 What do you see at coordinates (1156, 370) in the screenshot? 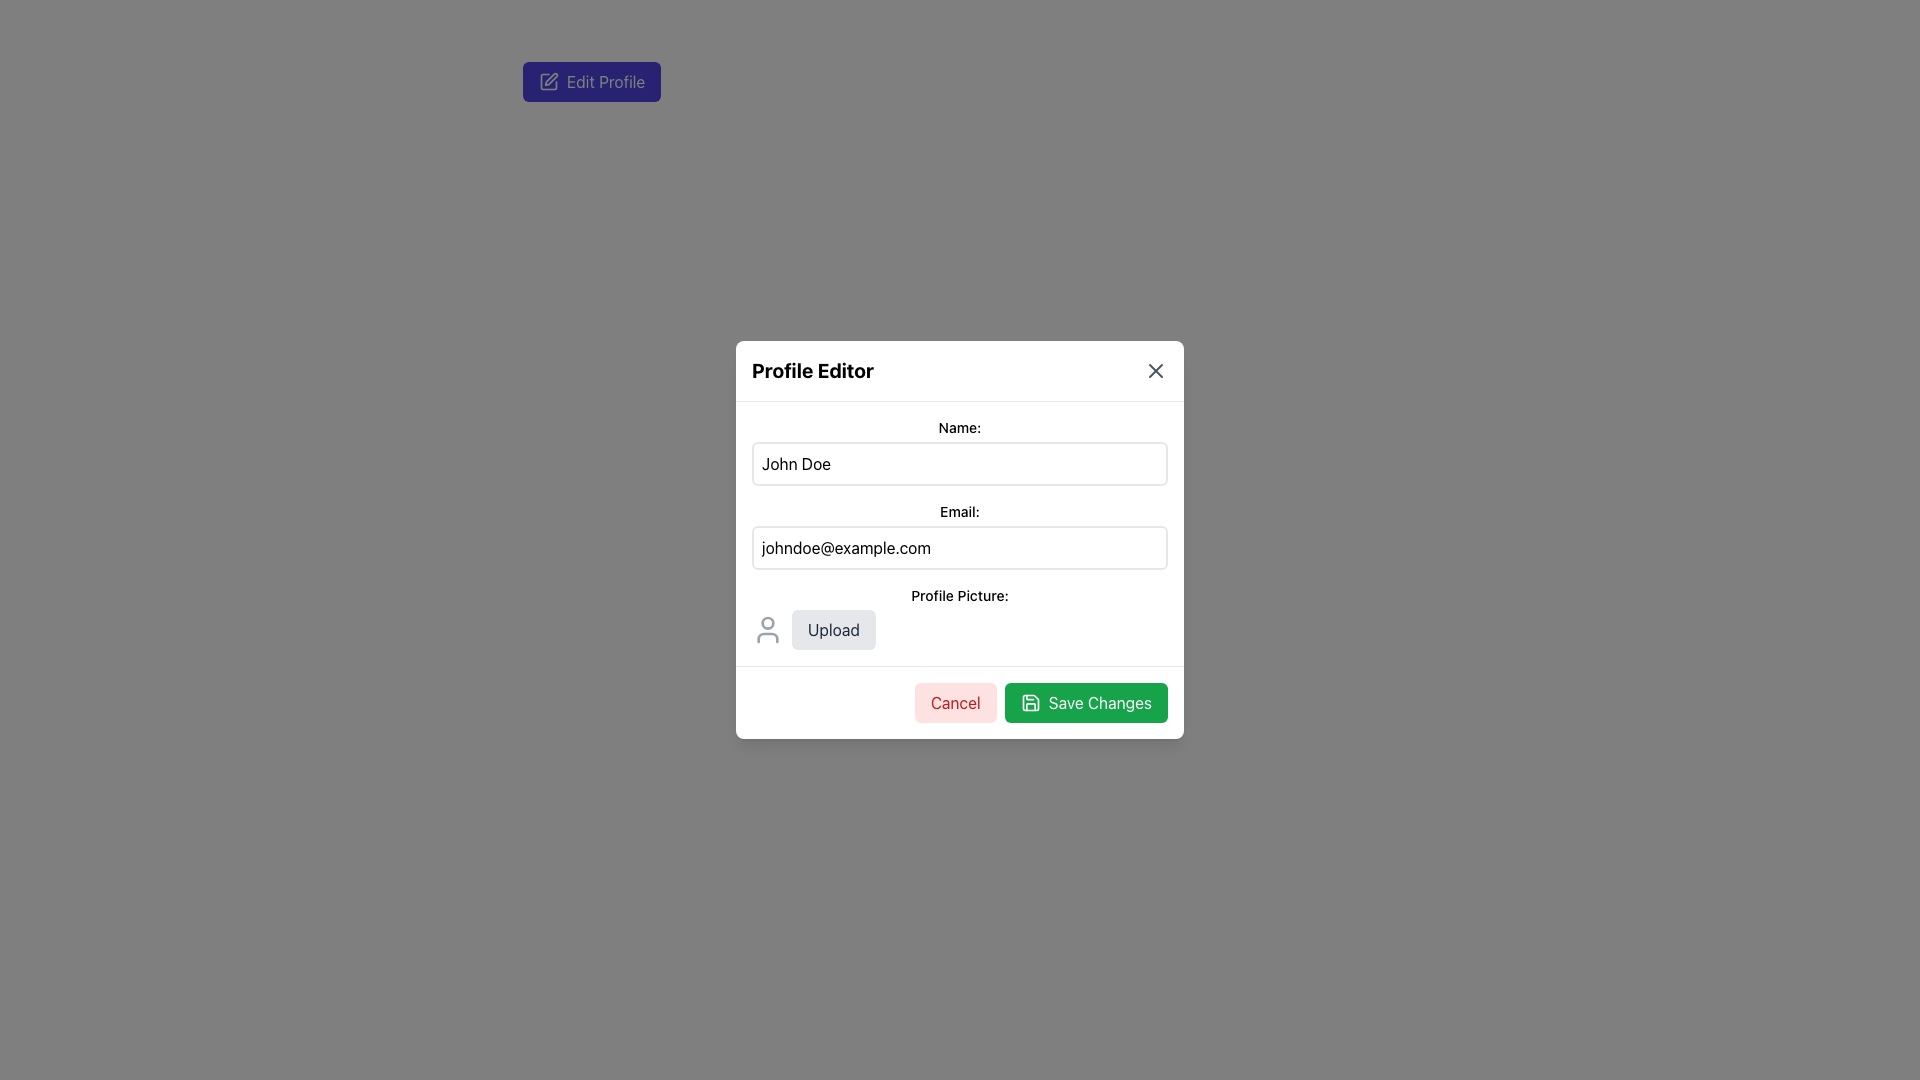
I see `the close button located at the right edge of the 'Profile Editor' modal header` at bounding box center [1156, 370].